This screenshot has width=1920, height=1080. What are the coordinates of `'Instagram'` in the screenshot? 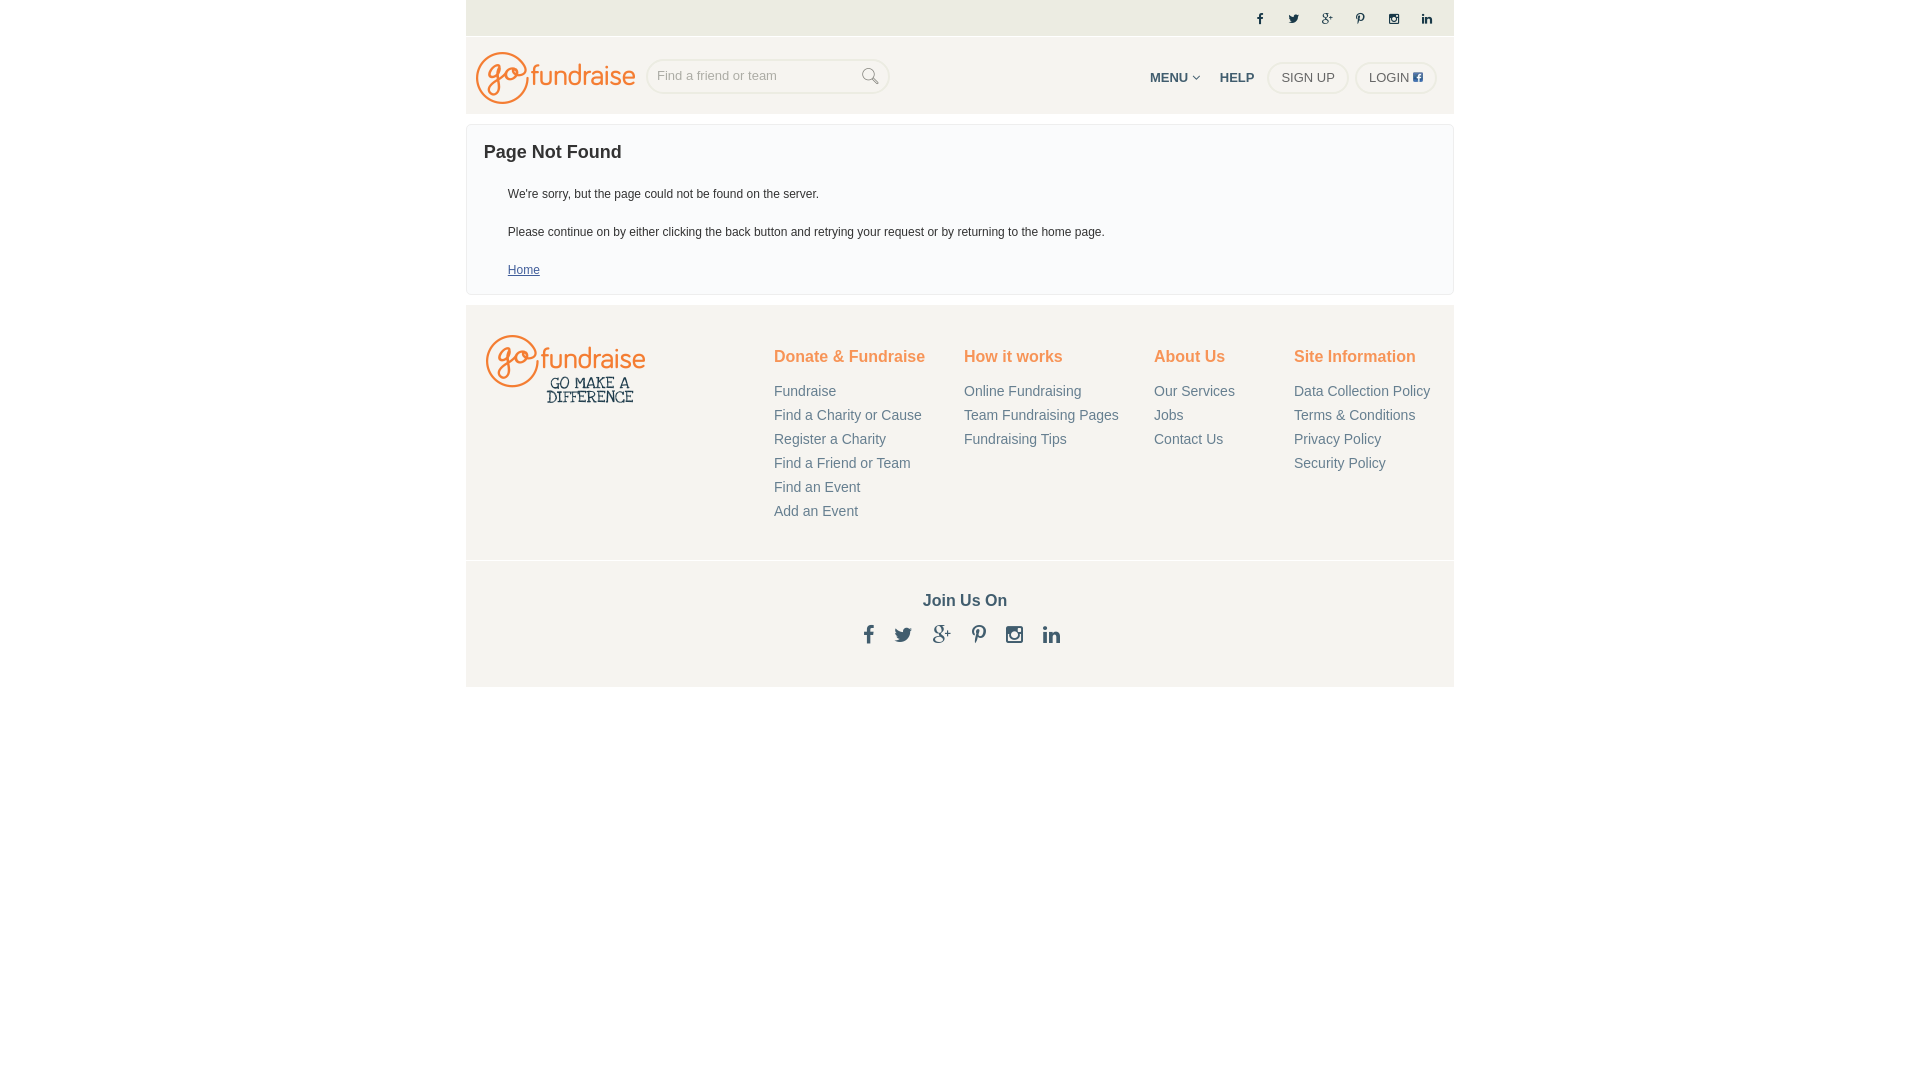 It's located at (1006, 635).